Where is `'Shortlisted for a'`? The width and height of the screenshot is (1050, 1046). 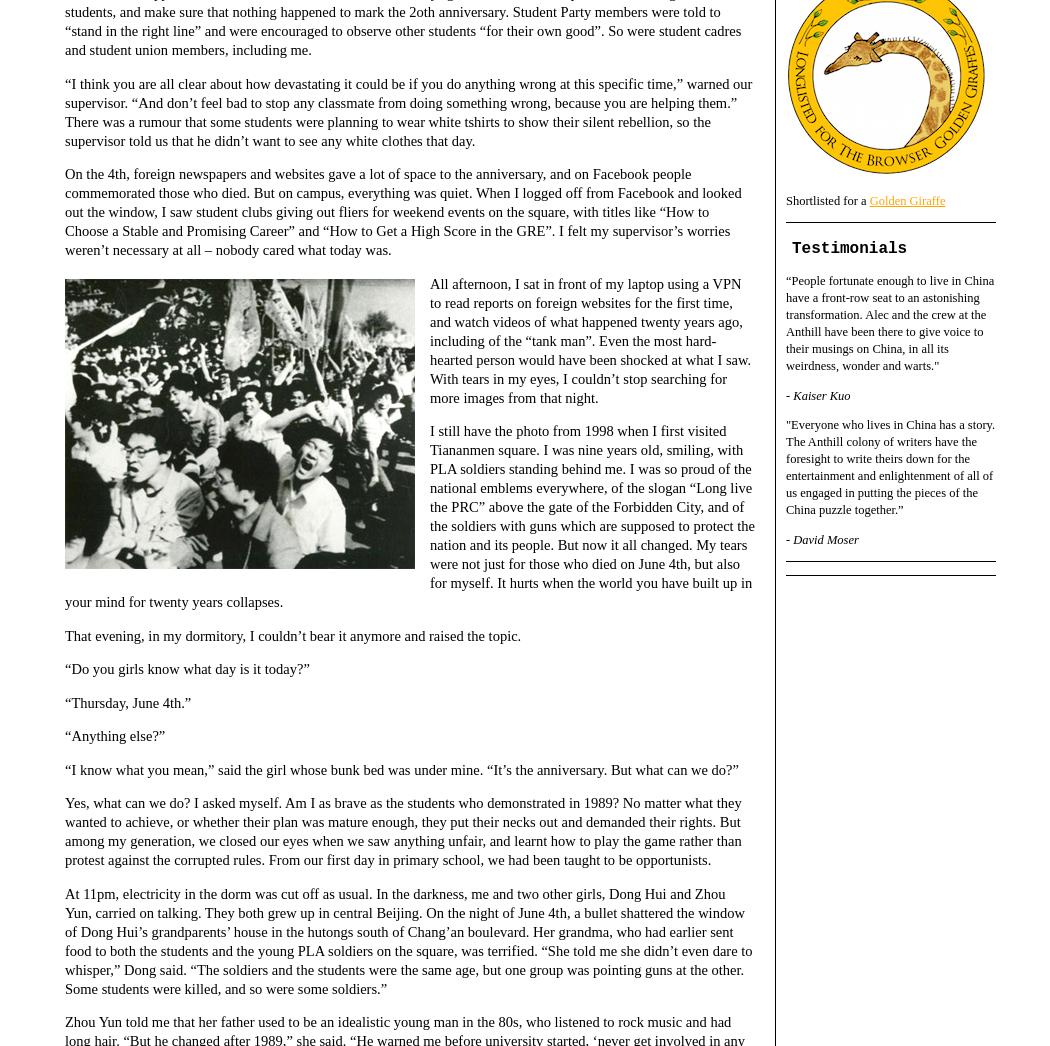 'Shortlisted for a' is located at coordinates (827, 199).